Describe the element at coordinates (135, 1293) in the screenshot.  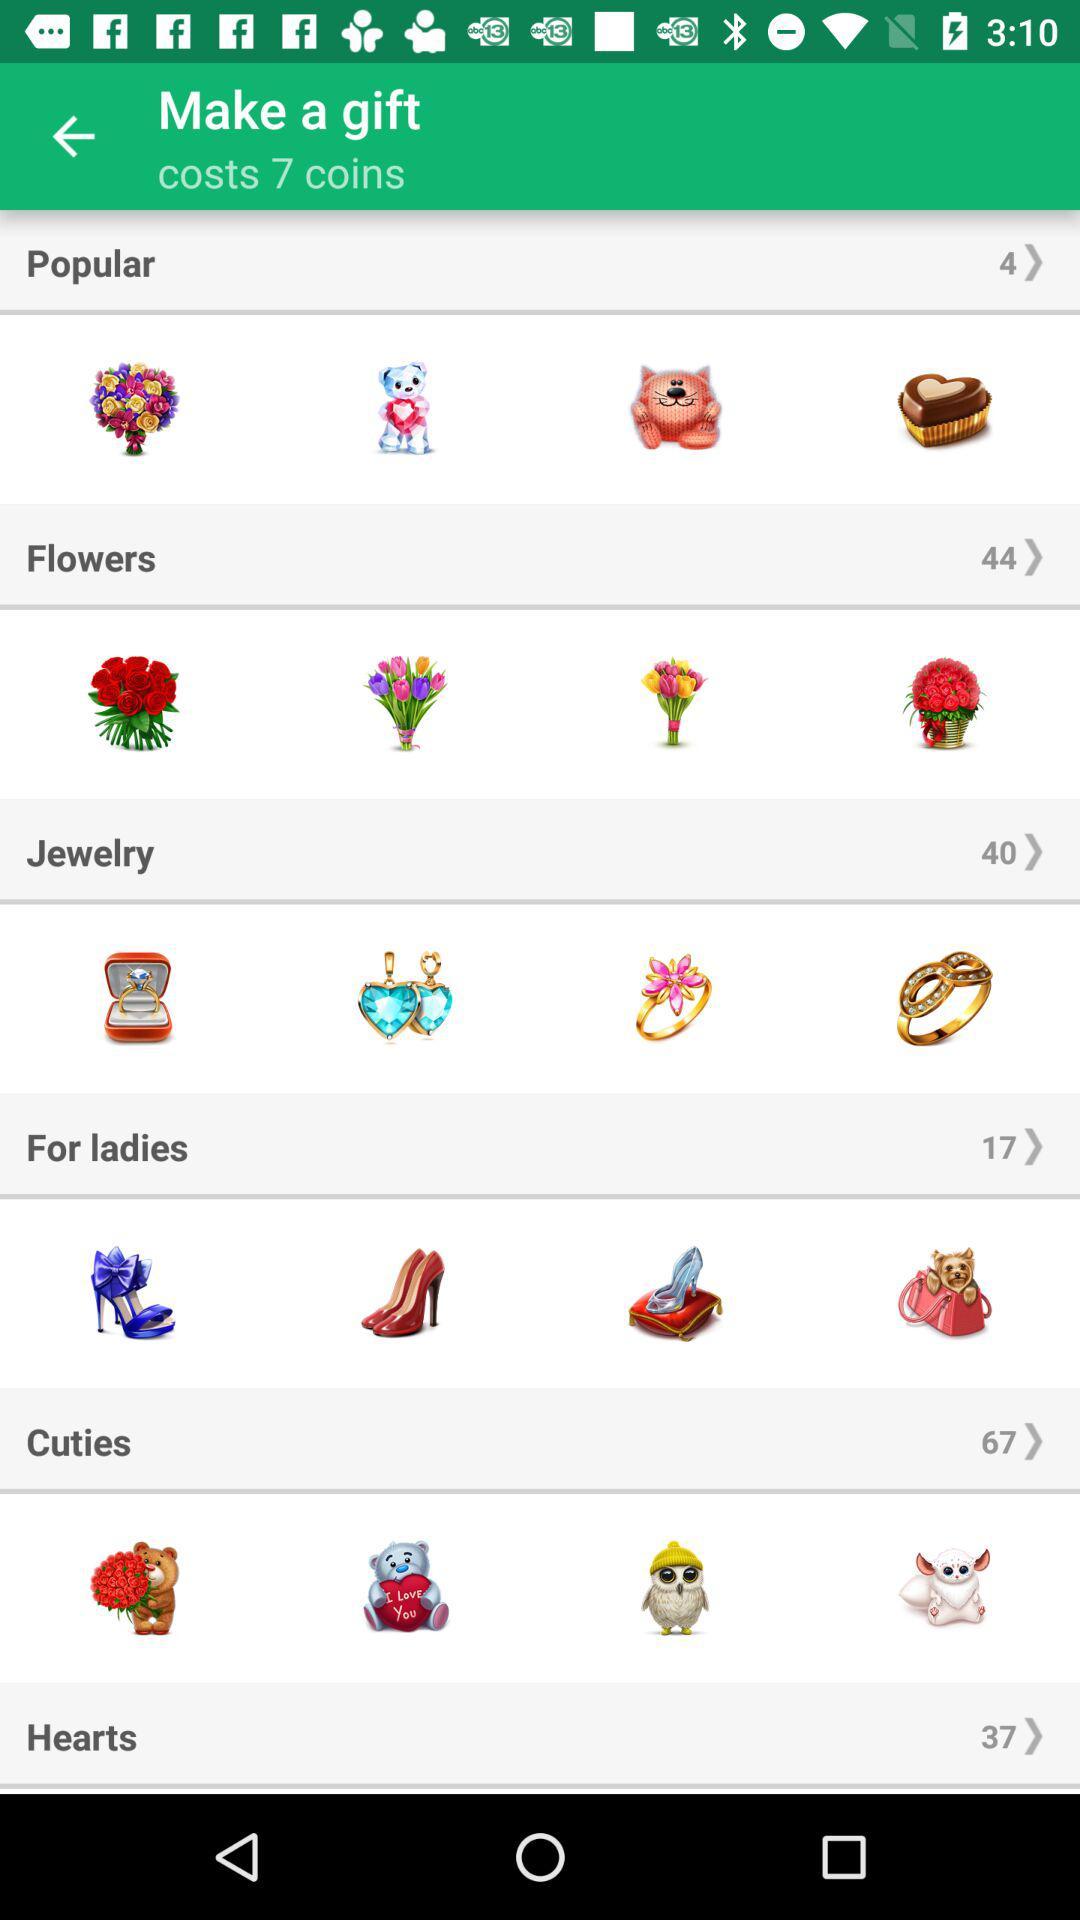
I see `this item` at that location.